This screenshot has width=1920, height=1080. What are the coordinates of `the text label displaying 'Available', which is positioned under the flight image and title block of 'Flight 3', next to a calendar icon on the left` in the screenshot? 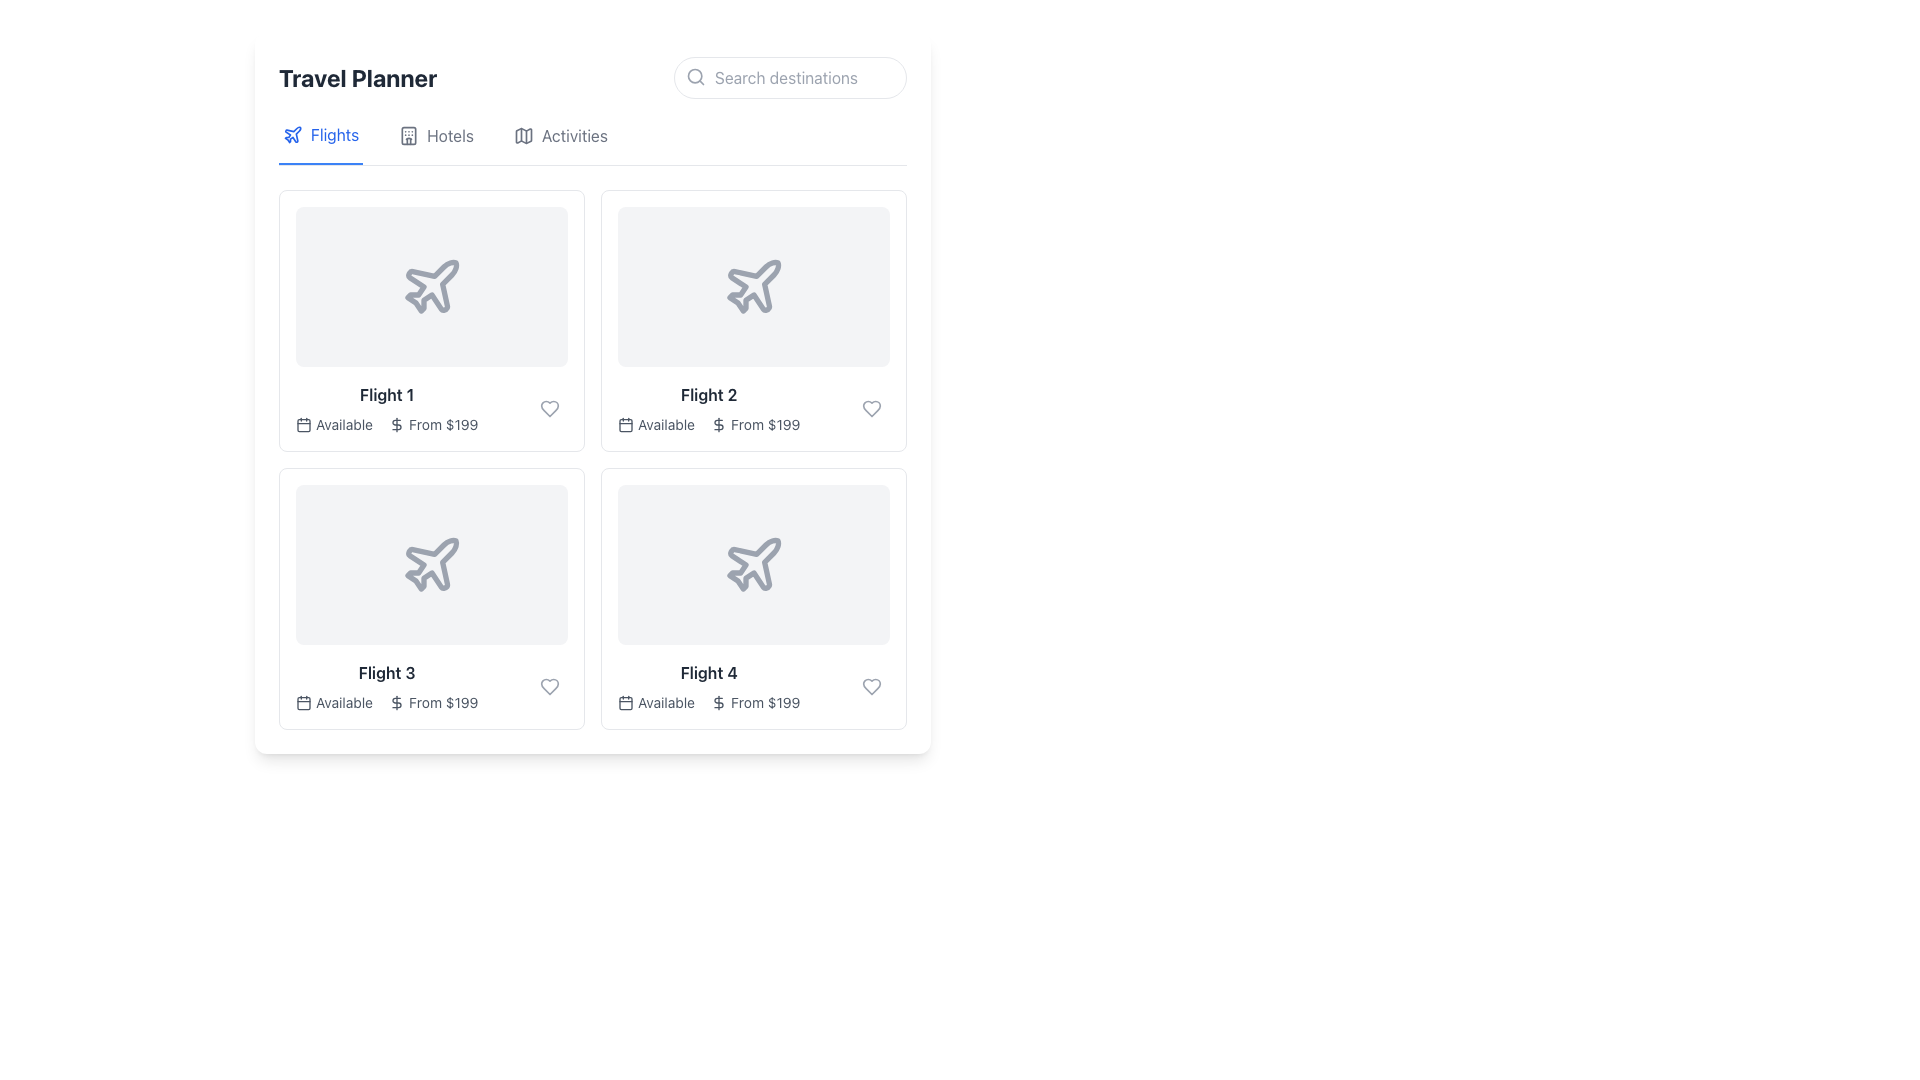 It's located at (344, 701).